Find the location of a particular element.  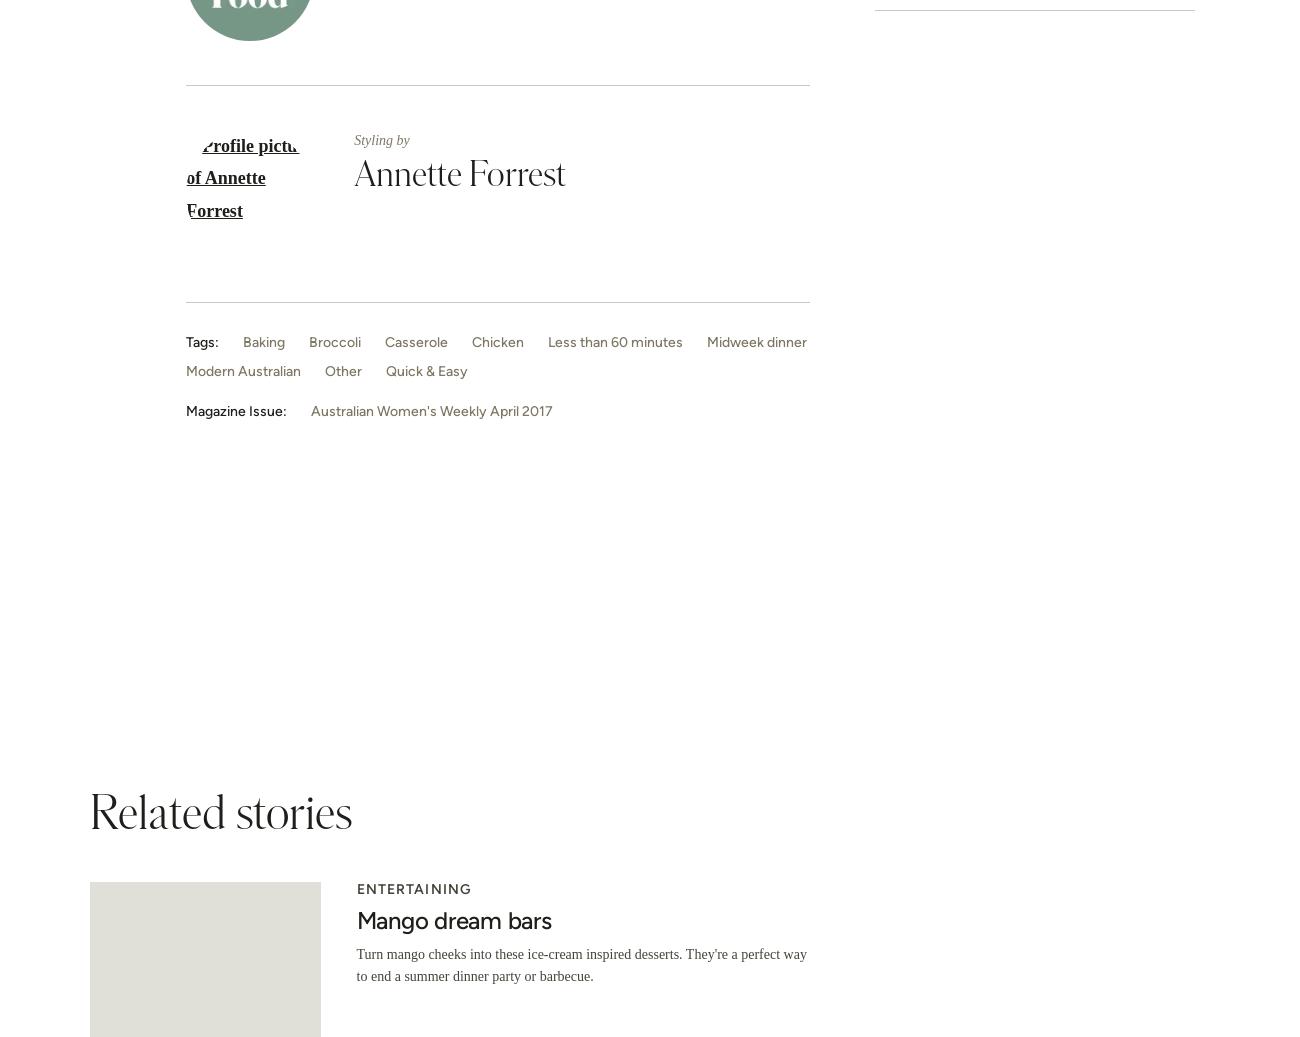

'Chicken' is located at coordinates (498, 340).